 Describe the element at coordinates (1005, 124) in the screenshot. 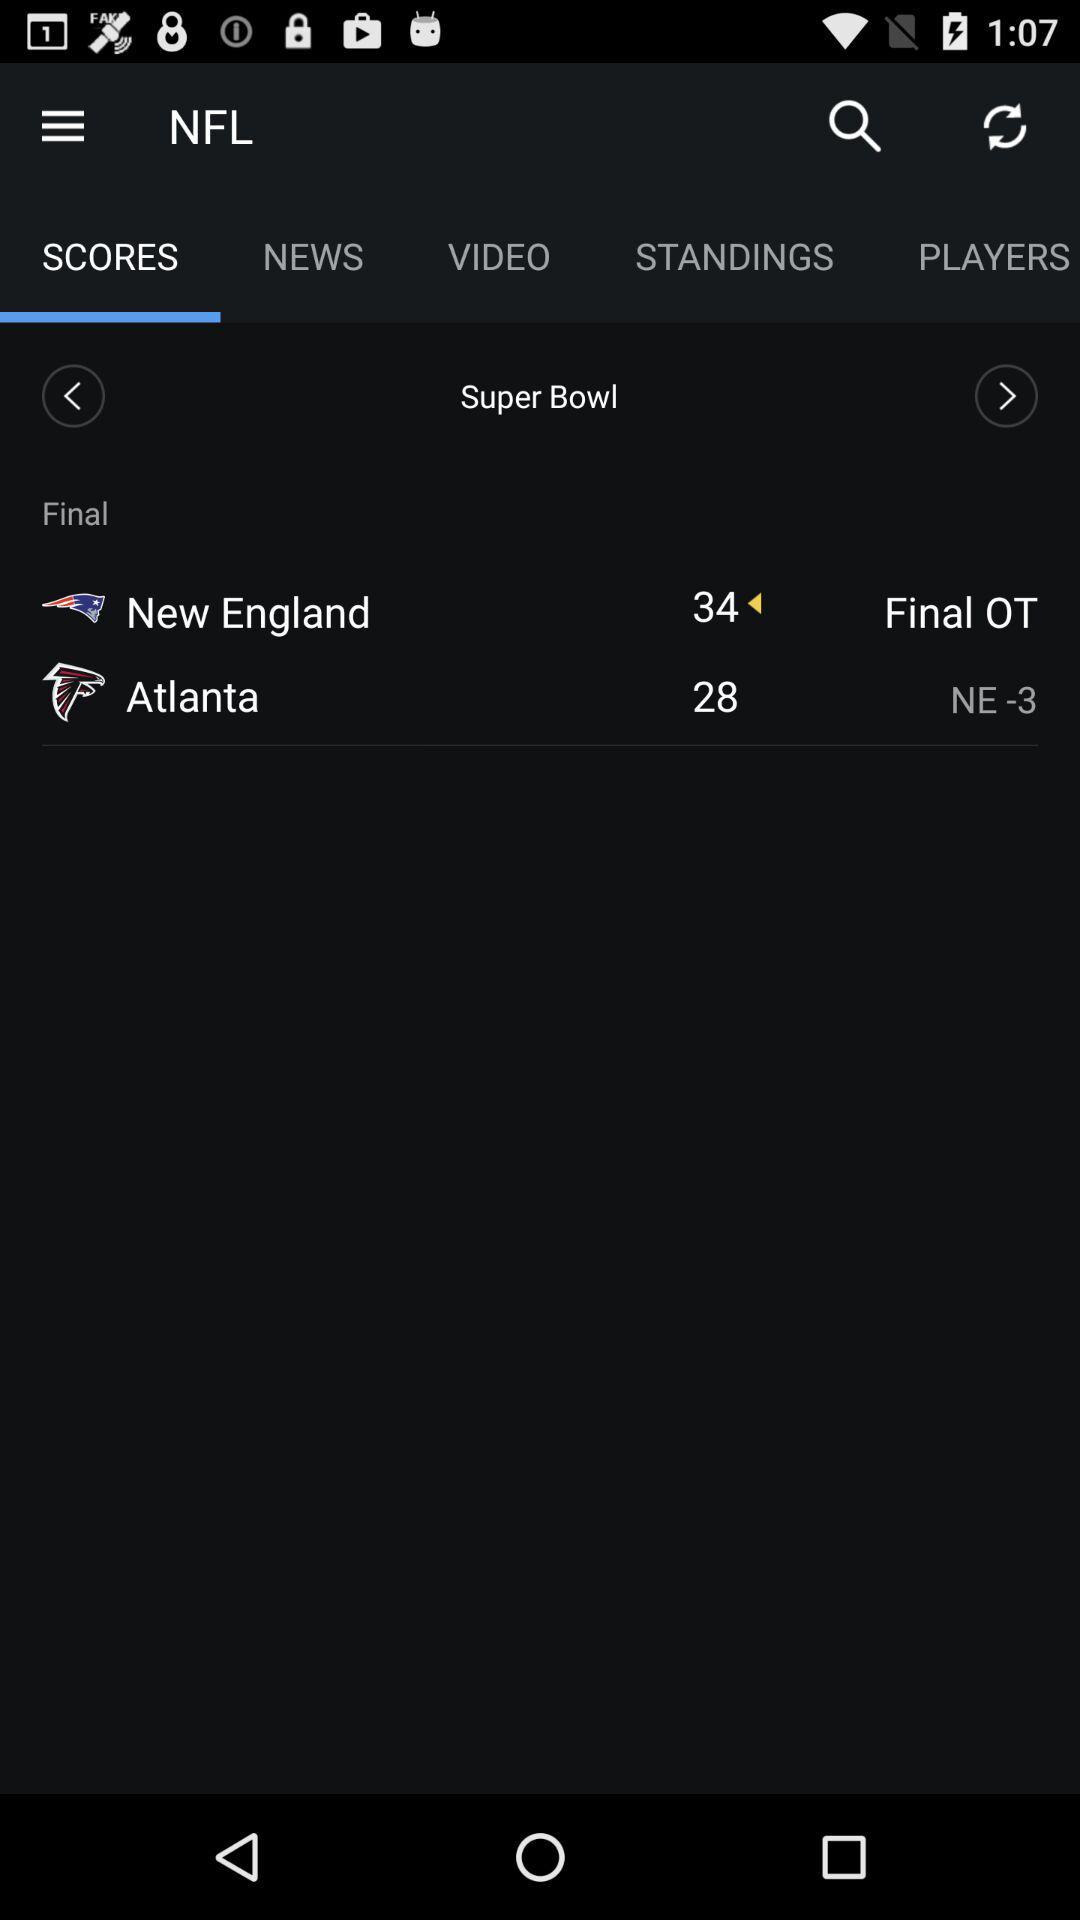

I see `refresh` at that location.